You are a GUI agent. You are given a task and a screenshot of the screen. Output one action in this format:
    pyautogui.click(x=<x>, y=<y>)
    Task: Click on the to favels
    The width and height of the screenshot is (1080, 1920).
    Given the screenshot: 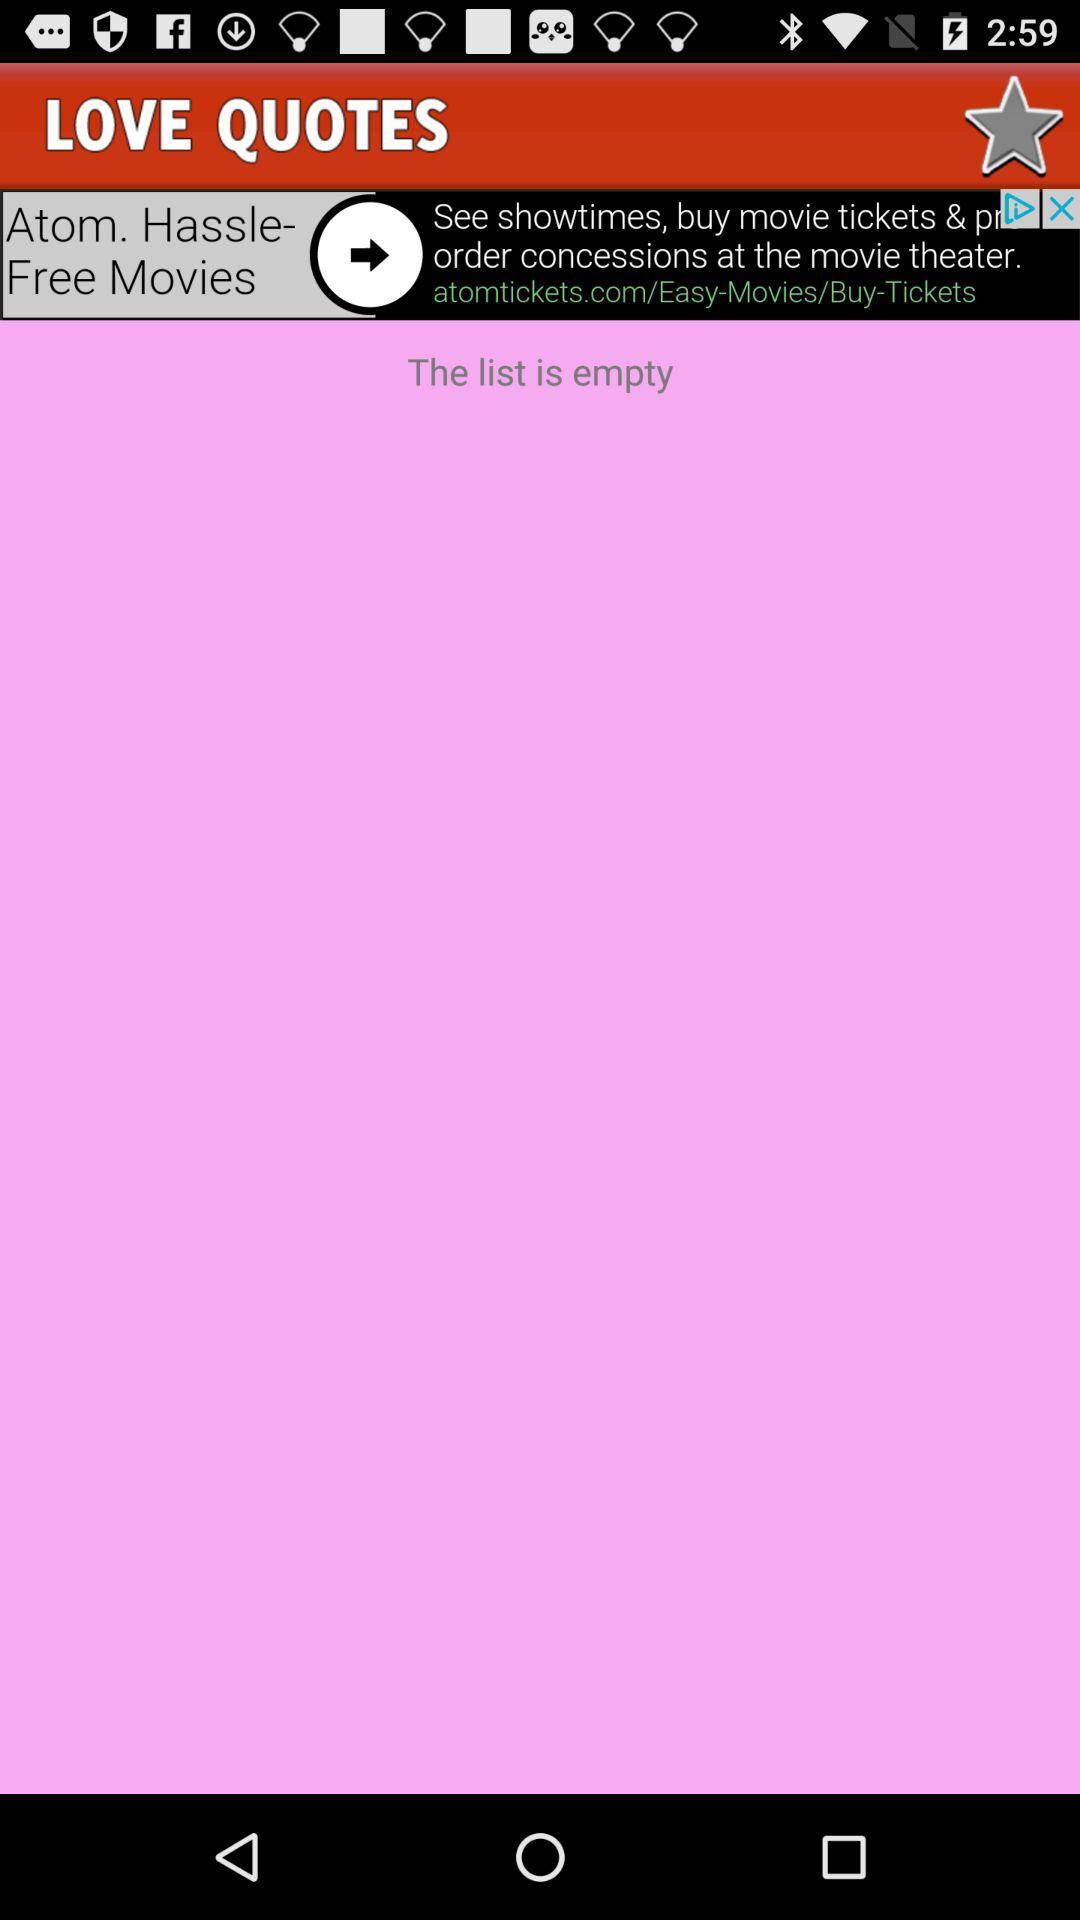 What is the action you would take?
    pyautogui.click(x=1014, y=124)
    